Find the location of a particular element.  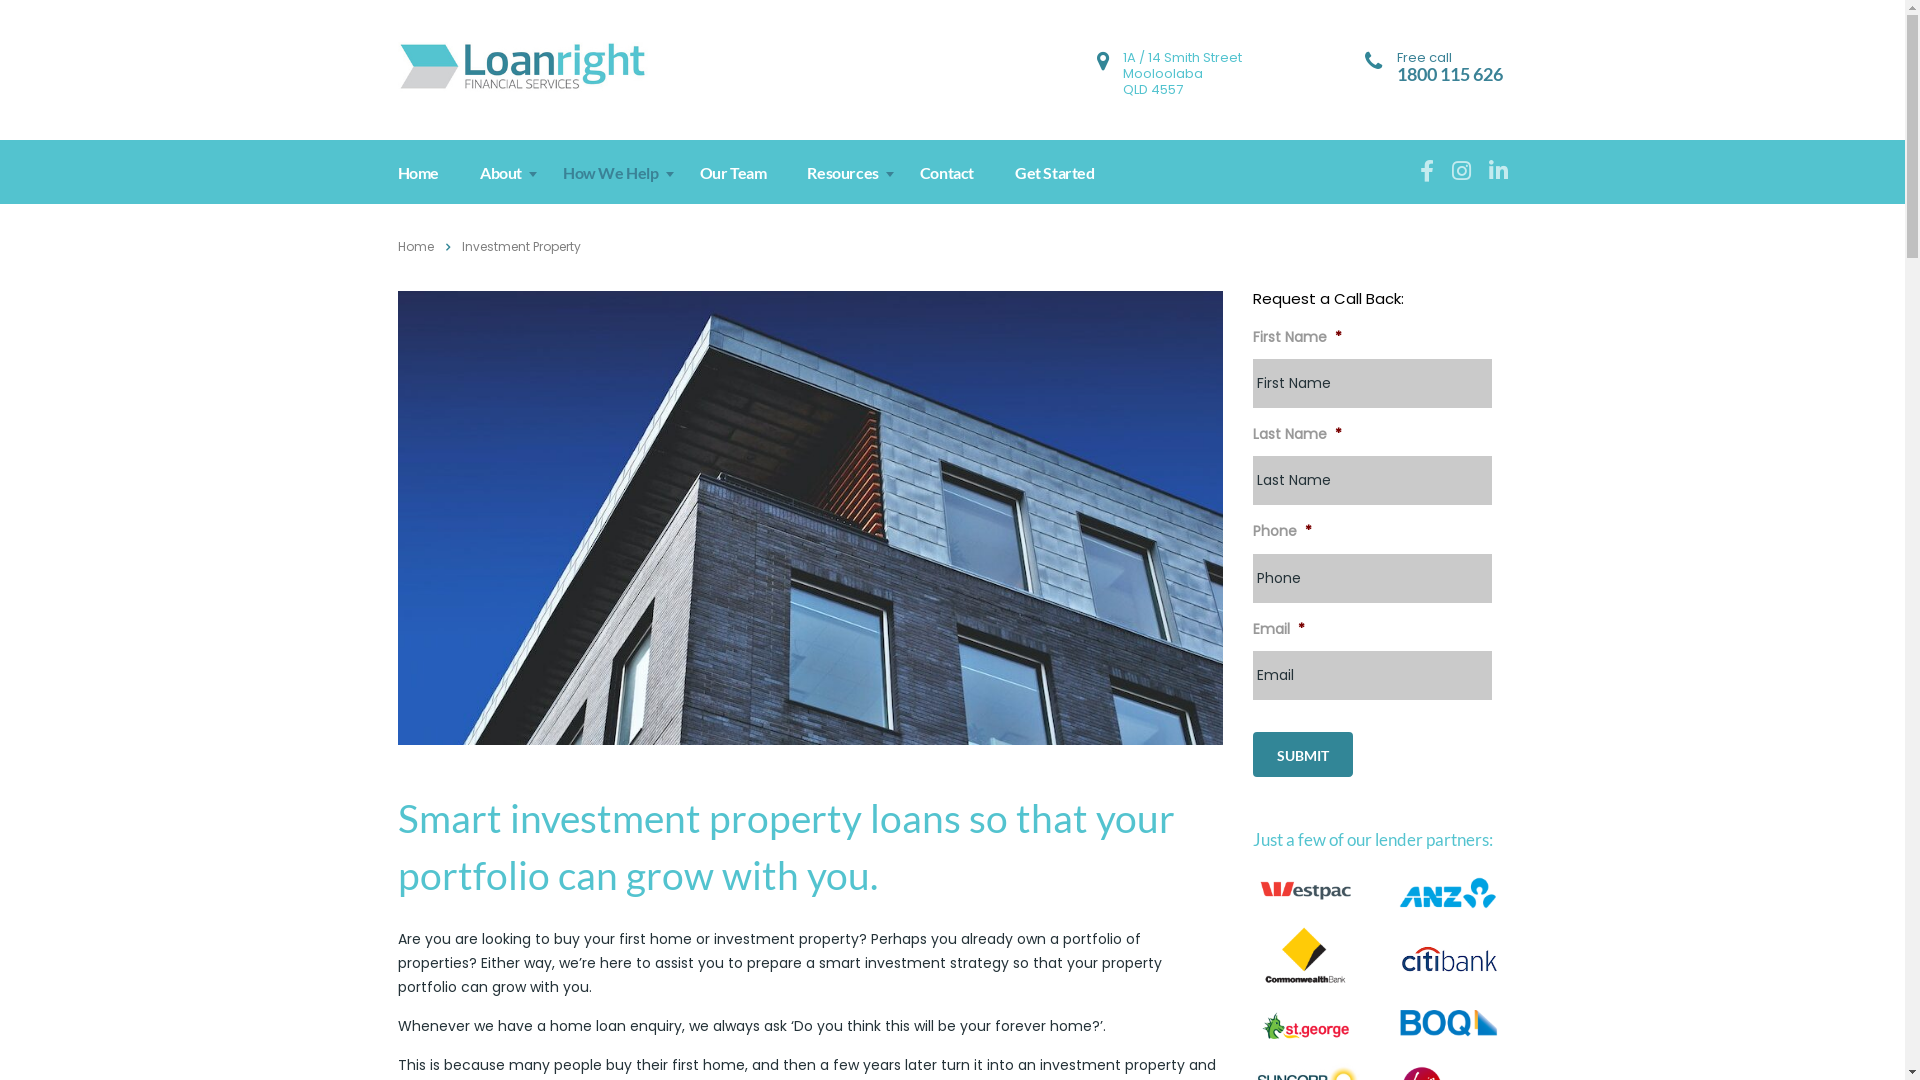

'Submit' is located at coordinates (1301, 754).